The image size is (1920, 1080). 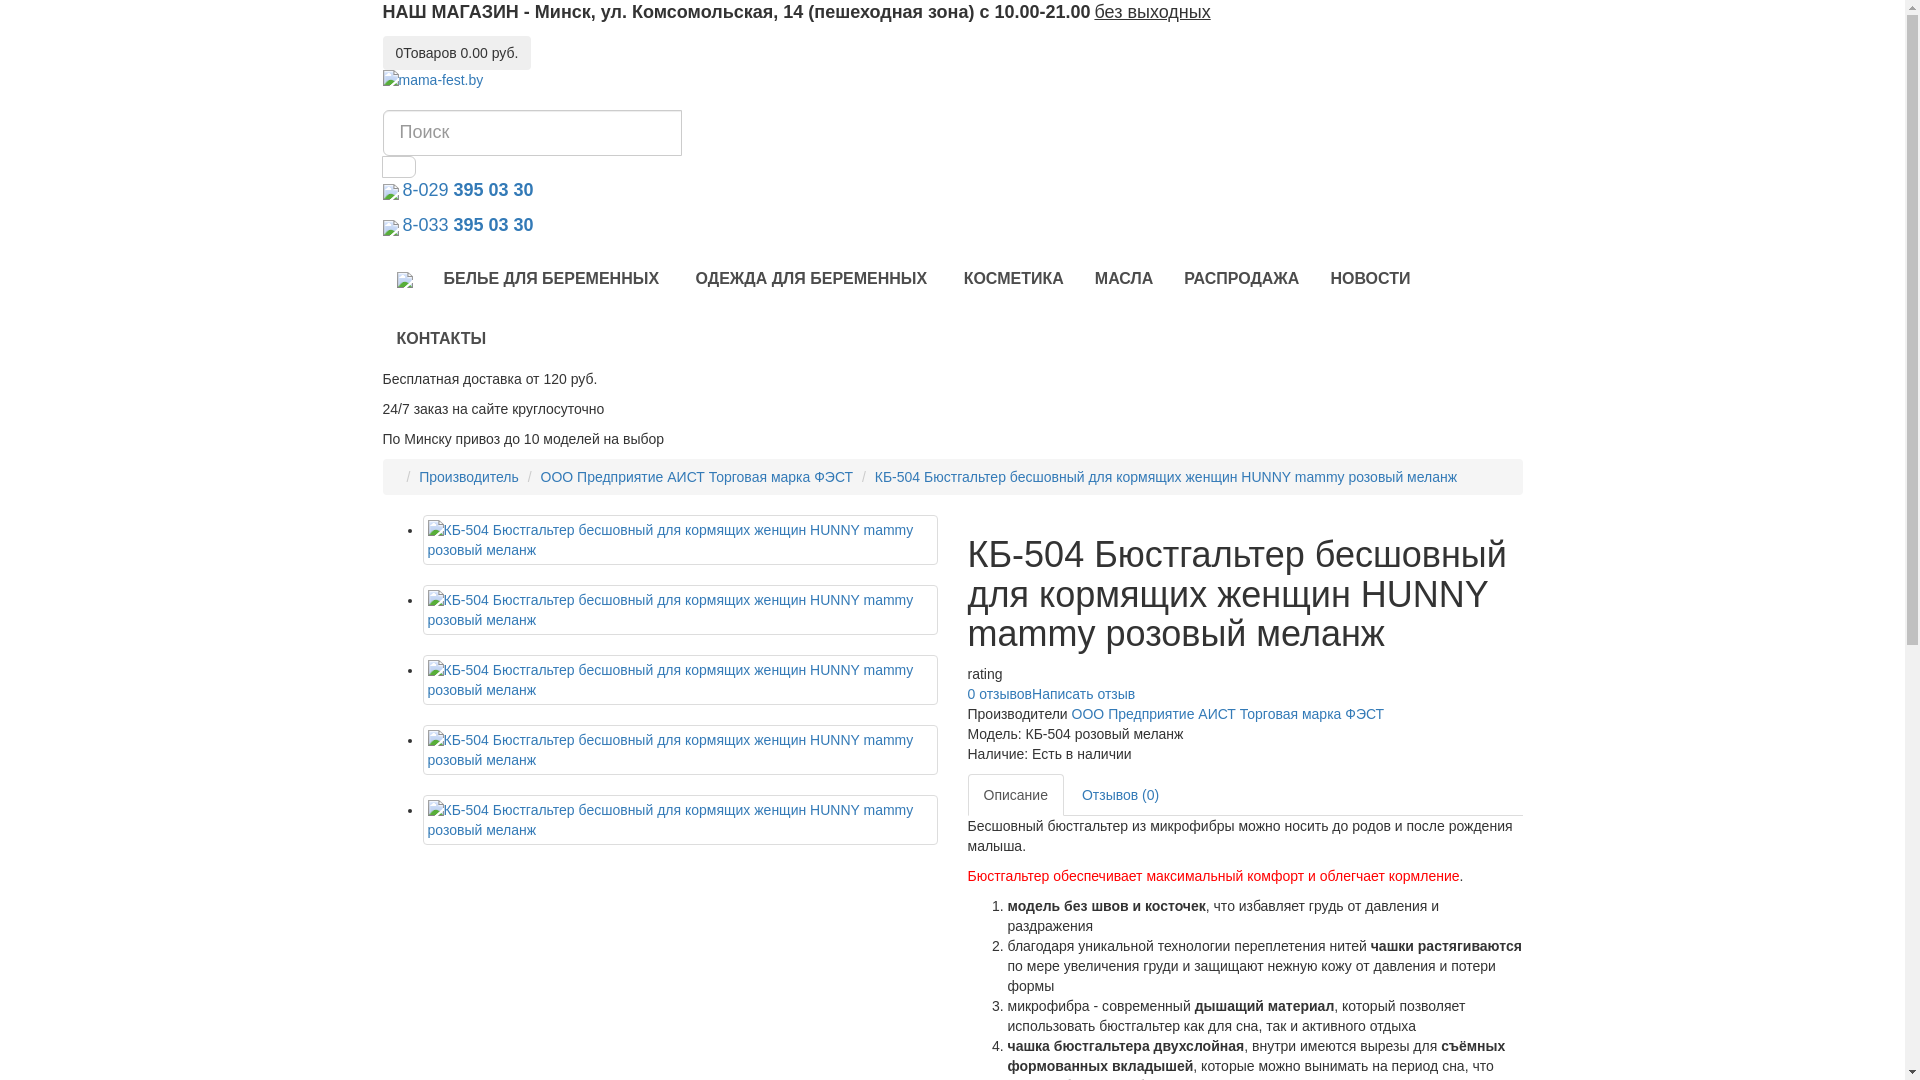 What do you see at coordinates (464, 191) in the screenshot?
I see `'8-029 395 03 30'` at bounding box center [464, 191].